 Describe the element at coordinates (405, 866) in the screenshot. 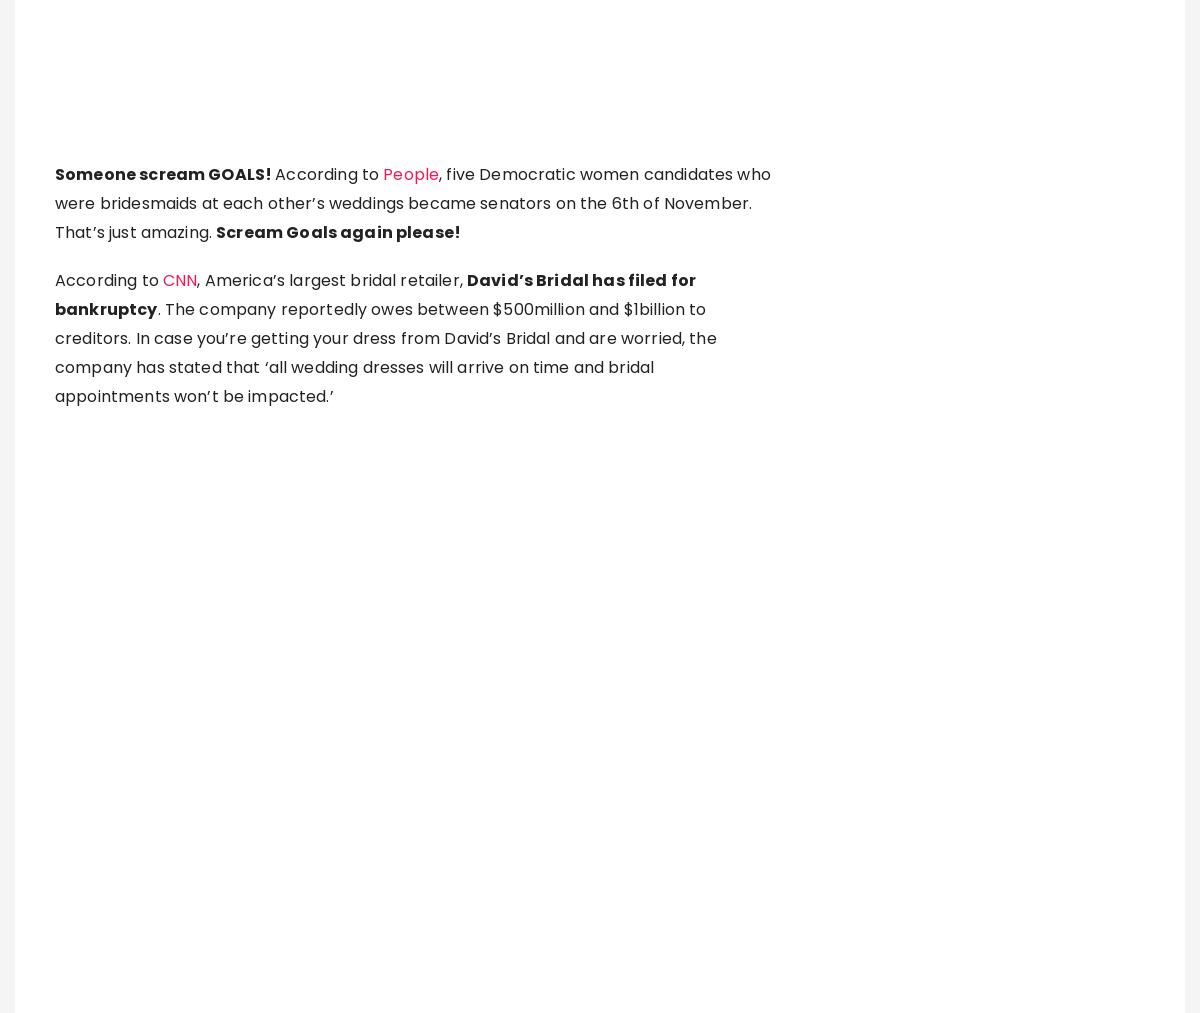

I see `'at the airport last week got married within the same week. According to reports, it was Chris’ first time in Nigeria and his bride welcomed him with a Yes to his proposal to confirm the date for their wedding. Congrats to the couple'` at that location.